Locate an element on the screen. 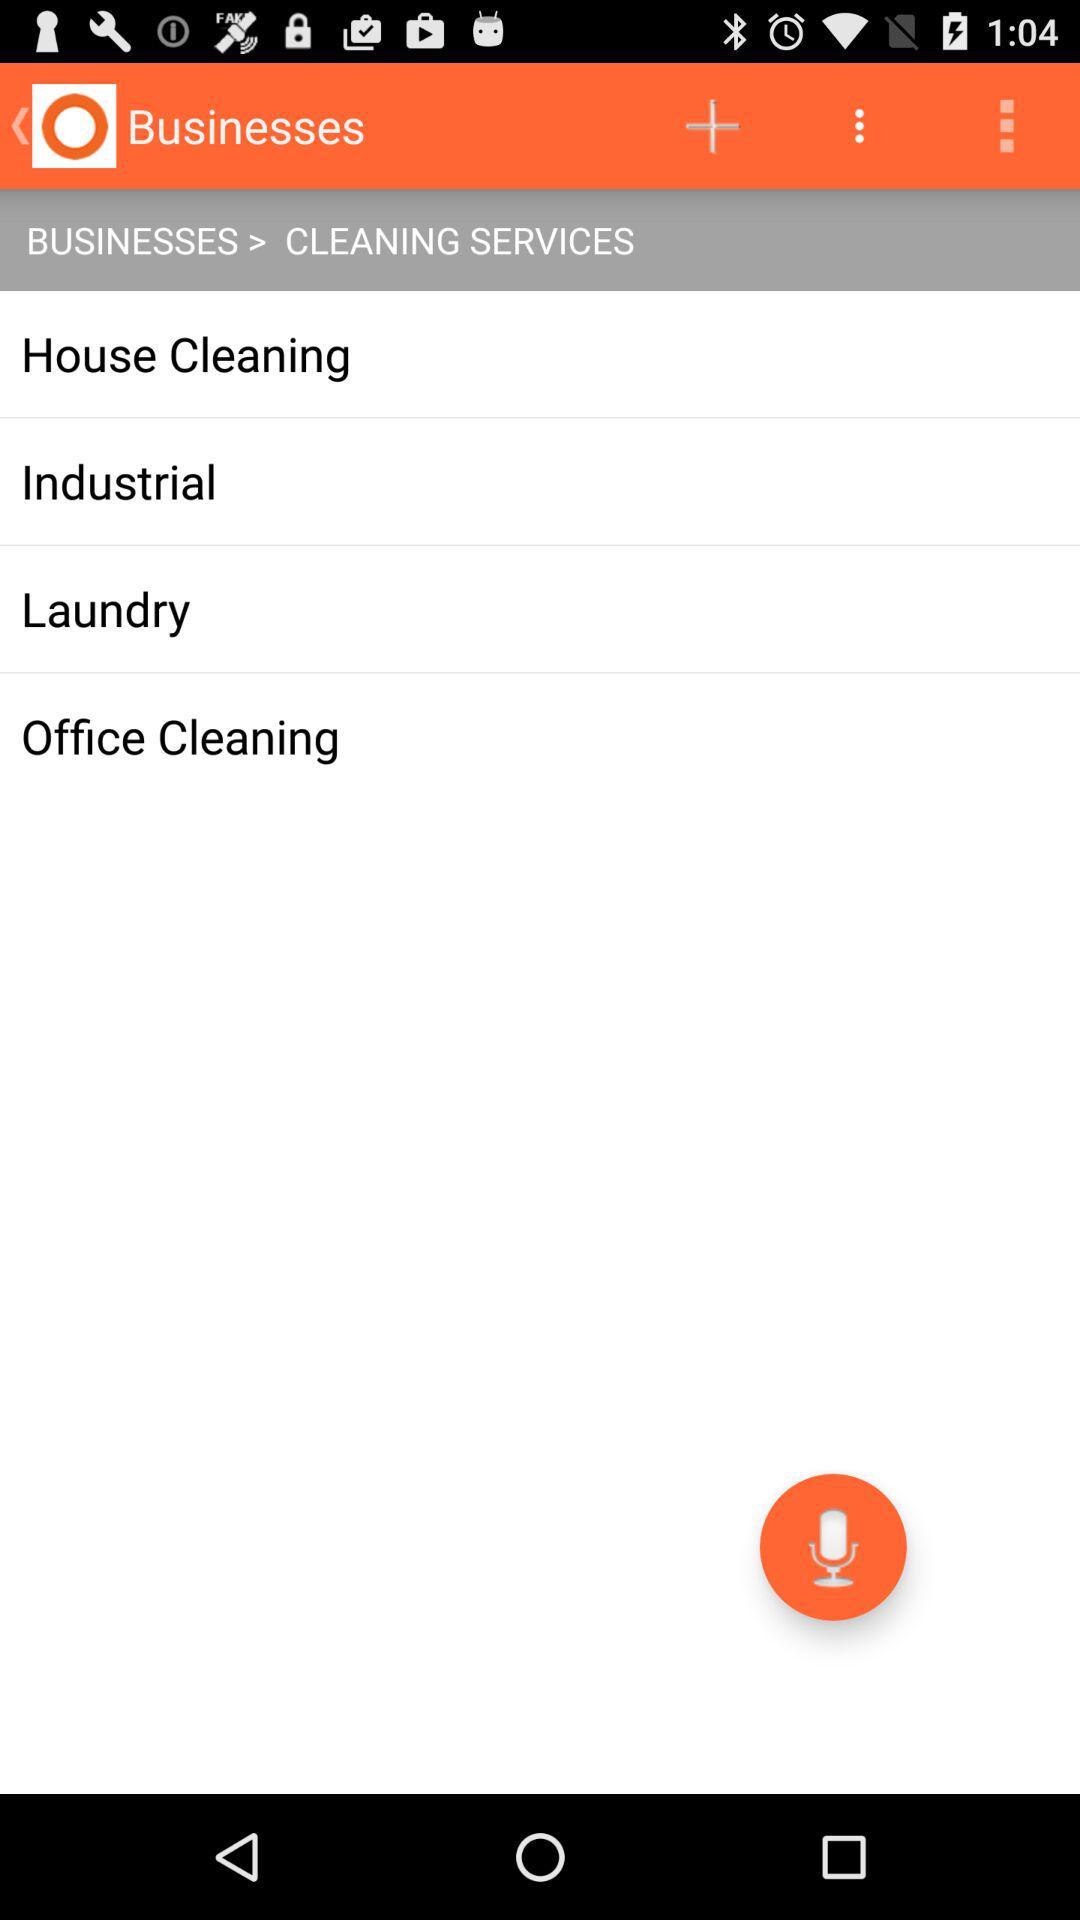 This screenshot has width=1080, height=1920. app above the industrial icon is located at coordinates (540, 354).